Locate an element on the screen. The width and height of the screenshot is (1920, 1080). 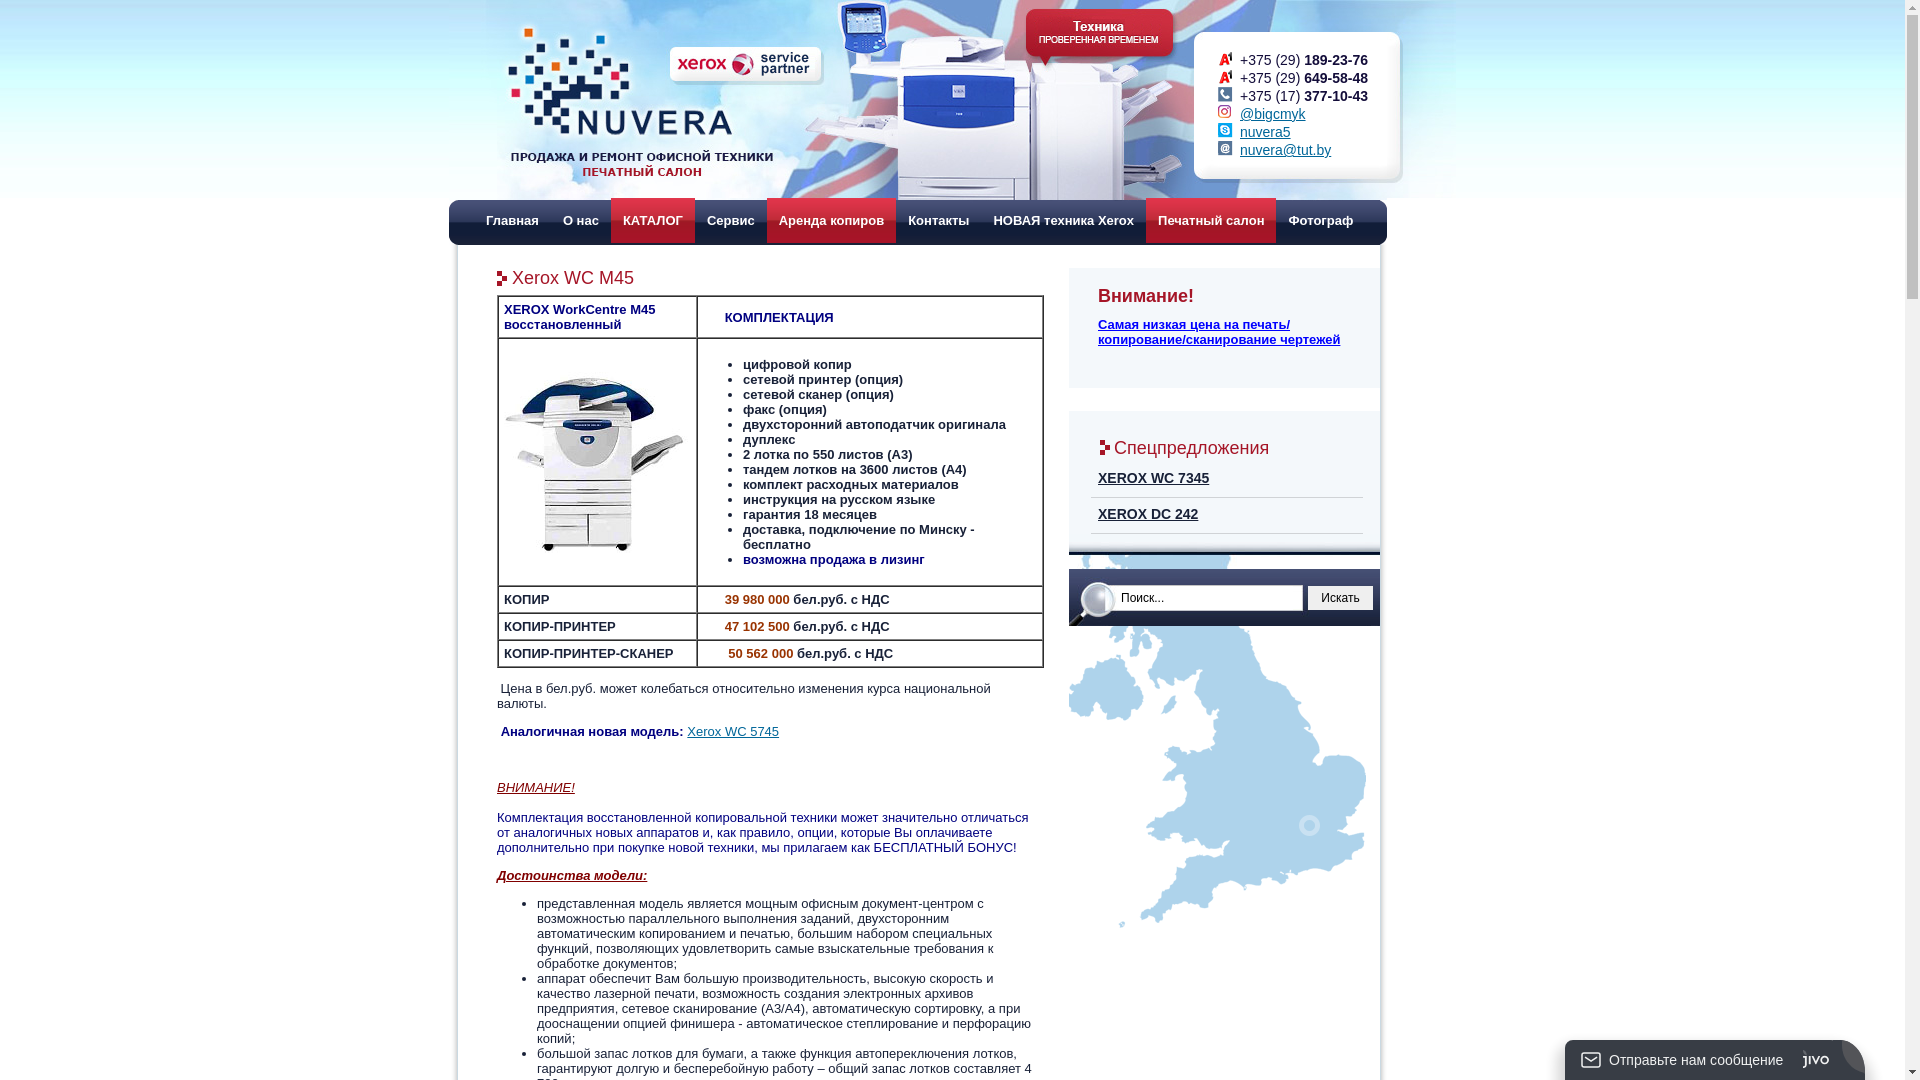
'nuvera@tut.by' is located at coordinates (1285, 149).